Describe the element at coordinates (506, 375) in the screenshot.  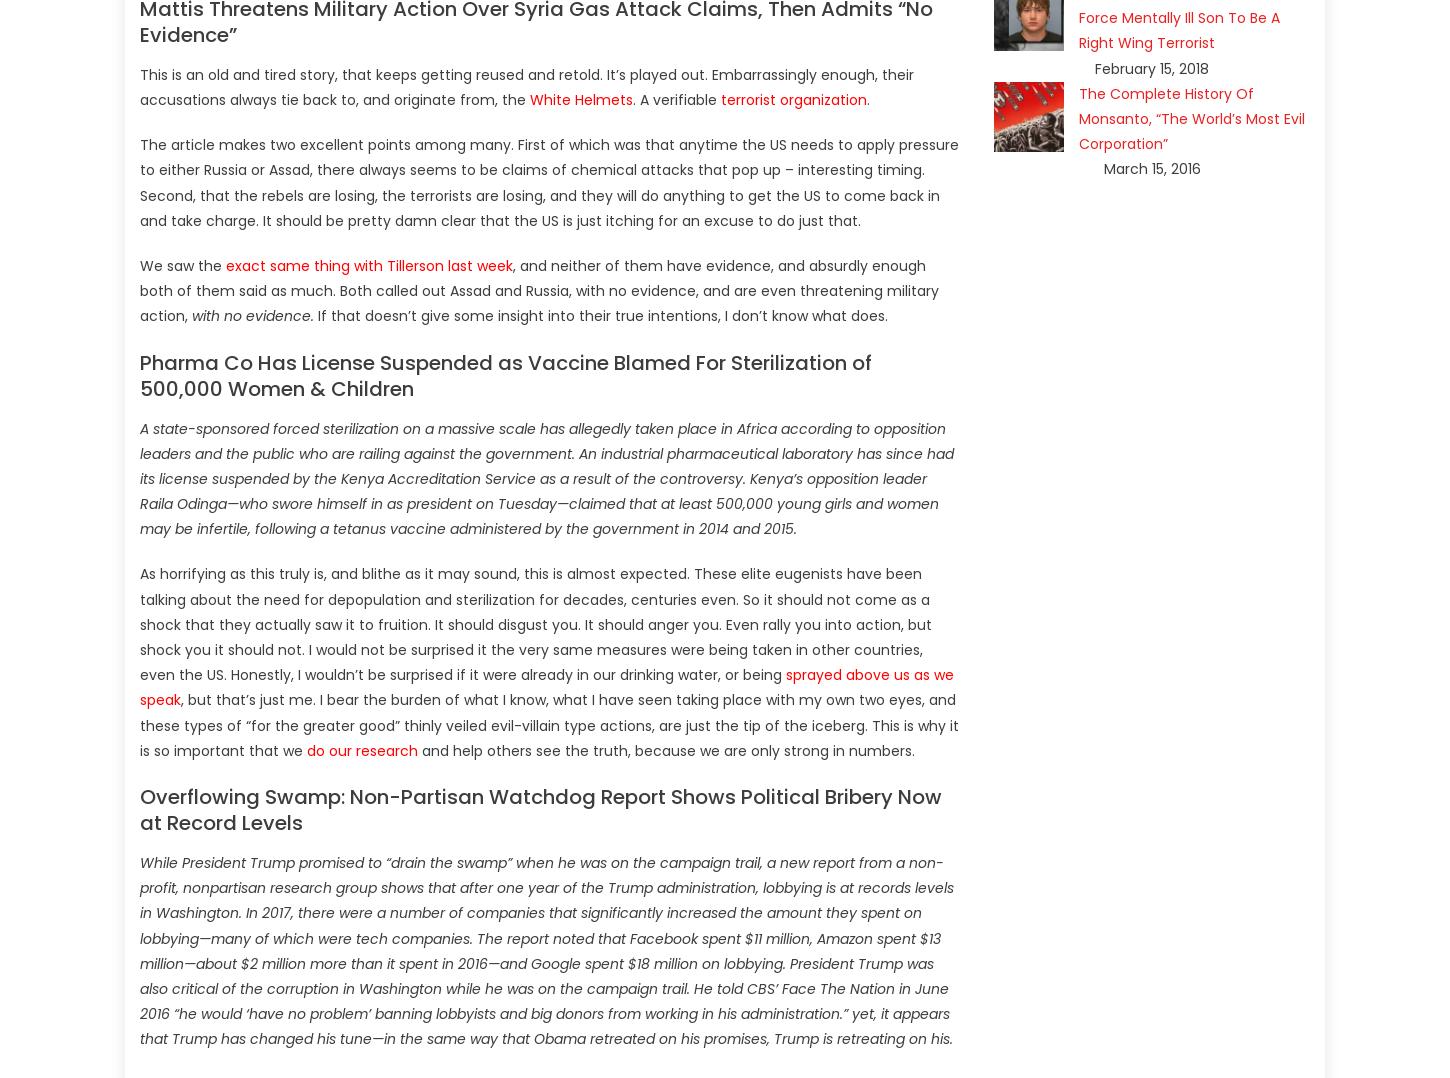
I see `'Pharma Co Has License Suspended as Vaccine Blamed For Sterilization of 500,000 Women & Children'` at that location.